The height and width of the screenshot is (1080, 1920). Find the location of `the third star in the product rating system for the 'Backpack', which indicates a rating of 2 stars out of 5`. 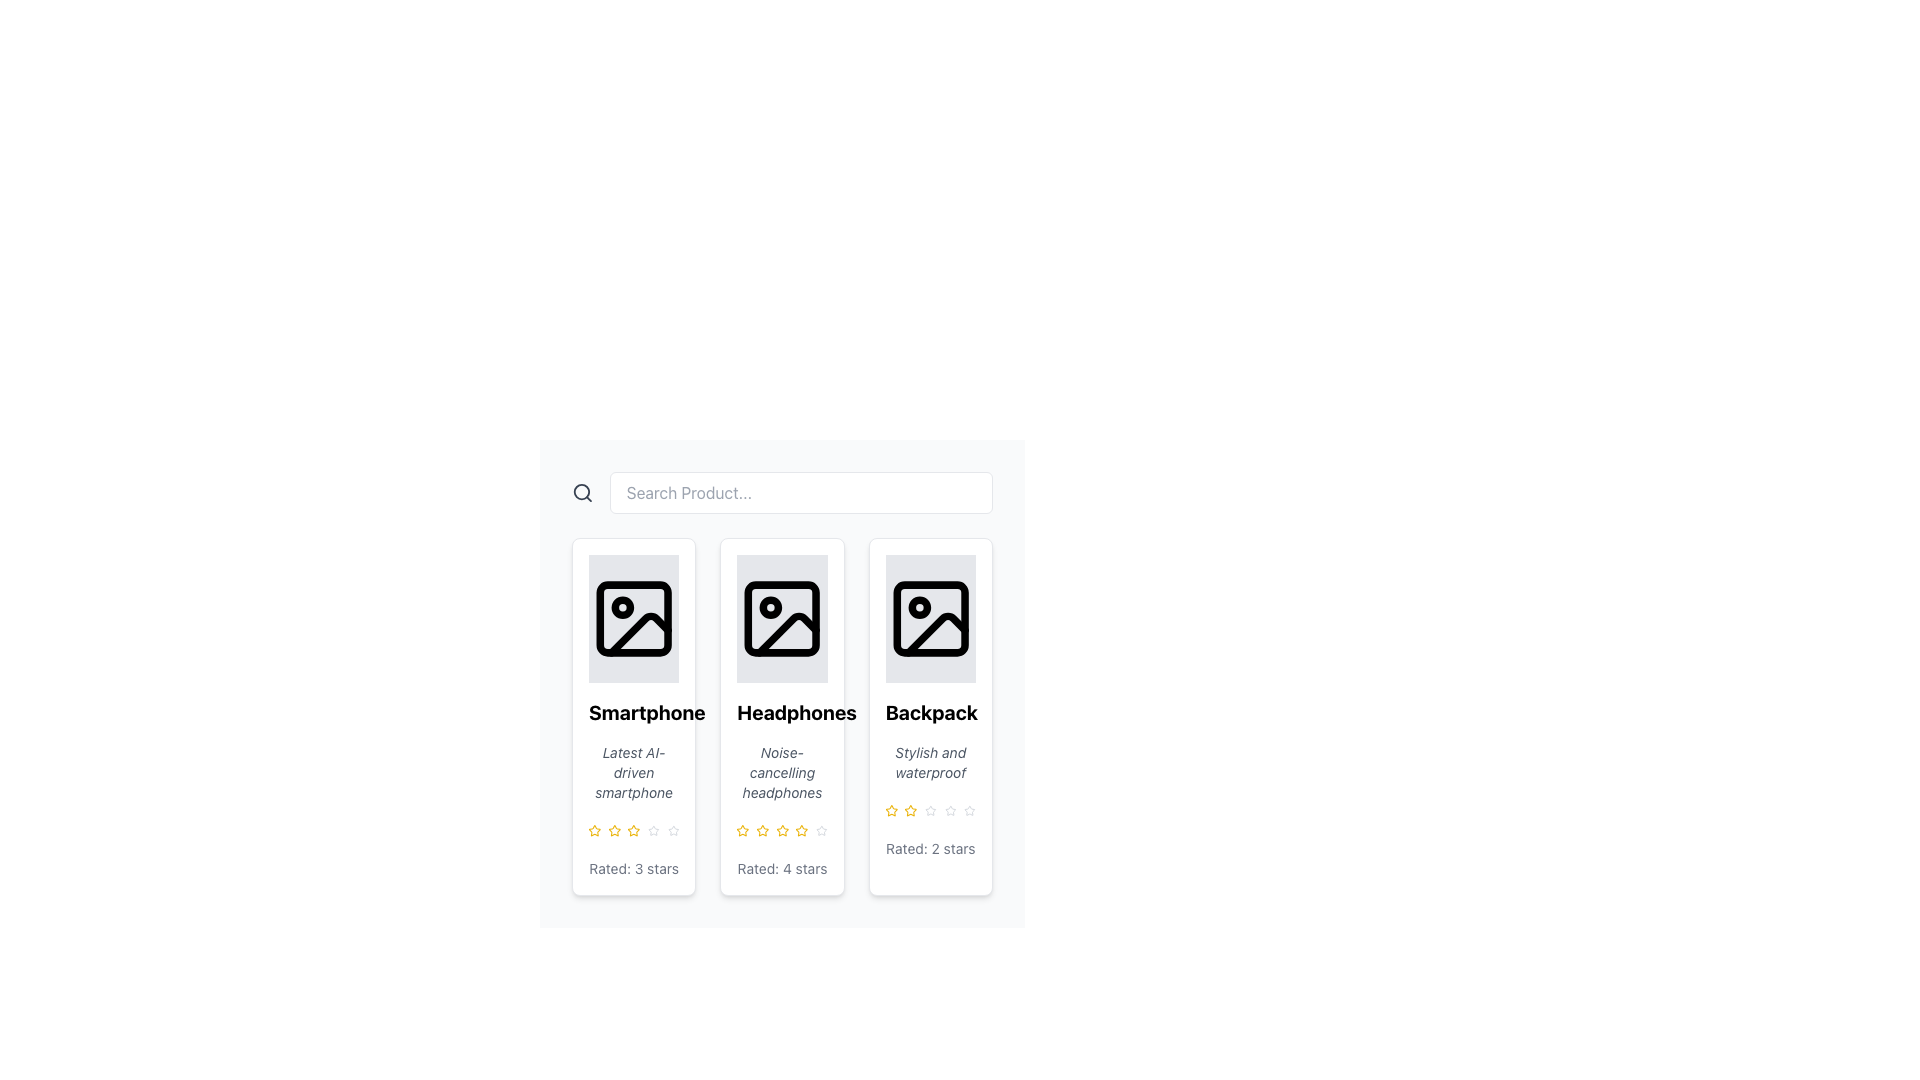

the third star in the product rating system for the 'Backpack', which indicates a rating of 2 stars out of 5 is located at coordinates (970, 810).